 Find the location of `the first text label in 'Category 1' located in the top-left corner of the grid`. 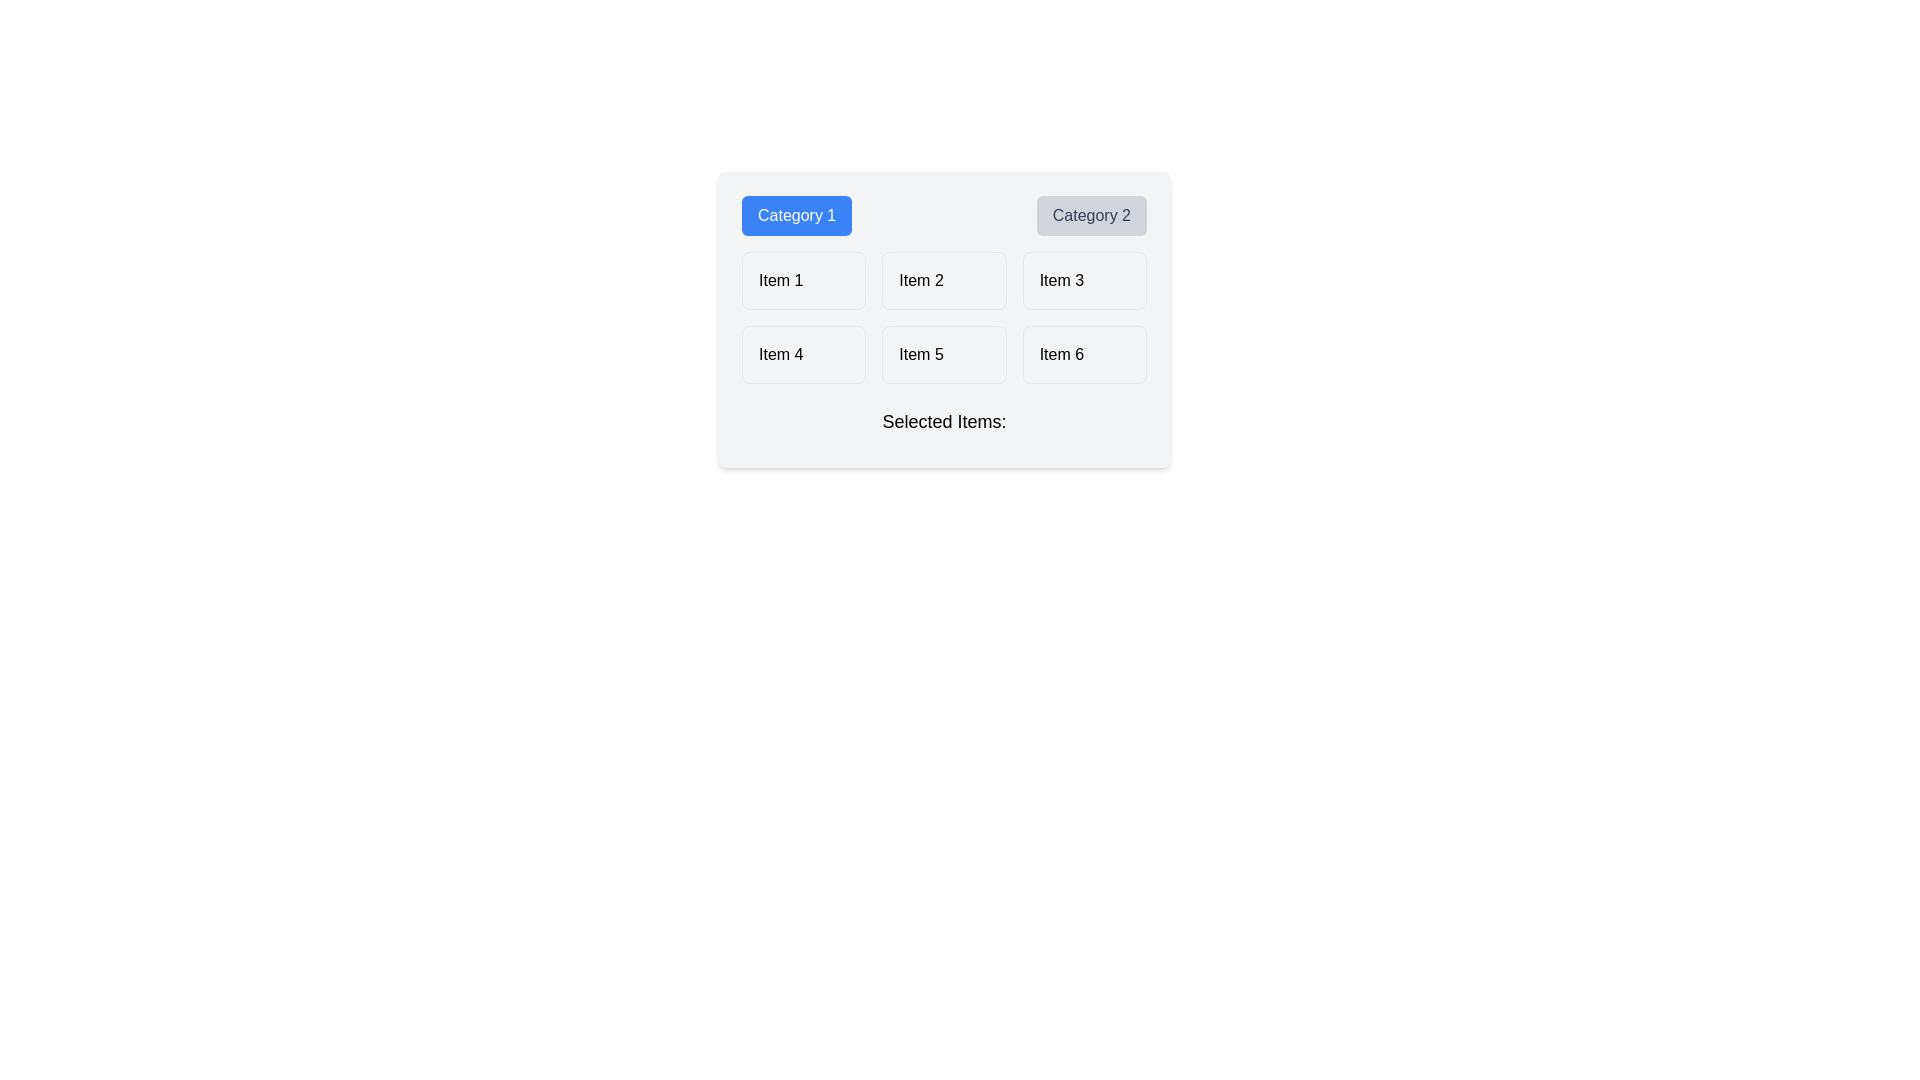

the first text label in 'Category 1' located in the top-left corner of the grid is located at coordinates (780, 281).